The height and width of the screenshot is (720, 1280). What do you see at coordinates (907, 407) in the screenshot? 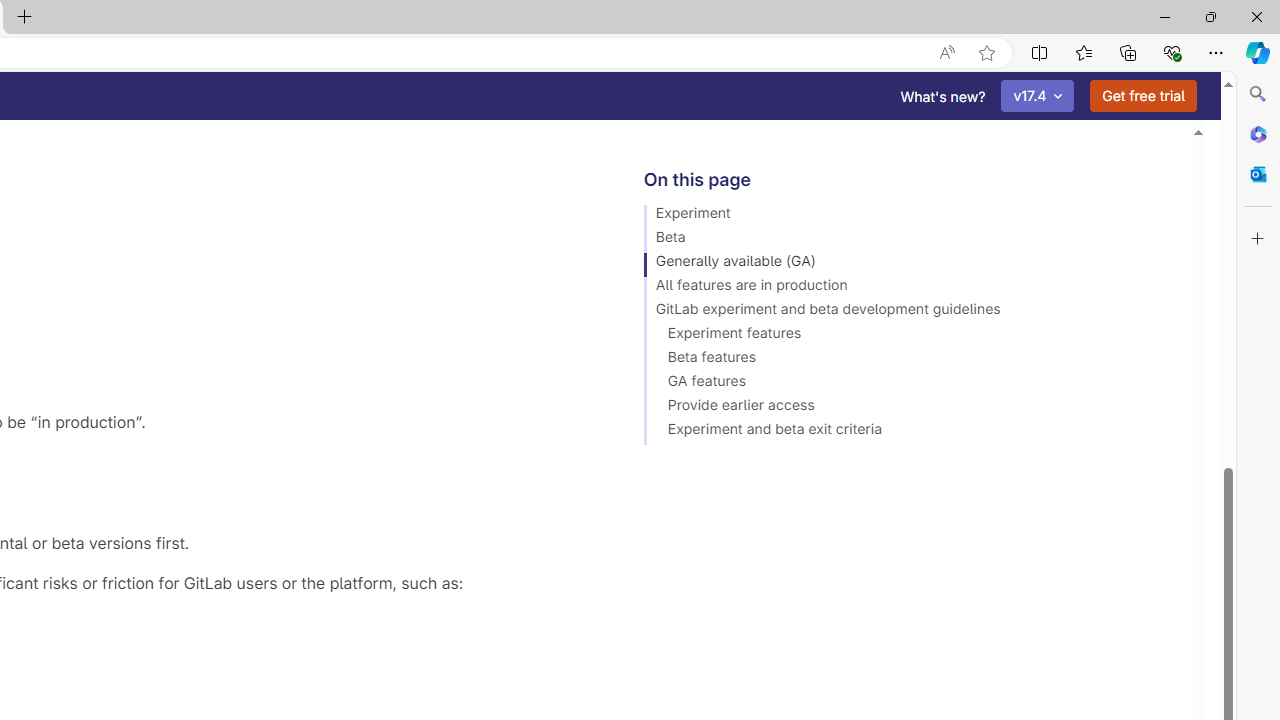
I see `'Provide earlier access'` at bounding box center [907, 407].